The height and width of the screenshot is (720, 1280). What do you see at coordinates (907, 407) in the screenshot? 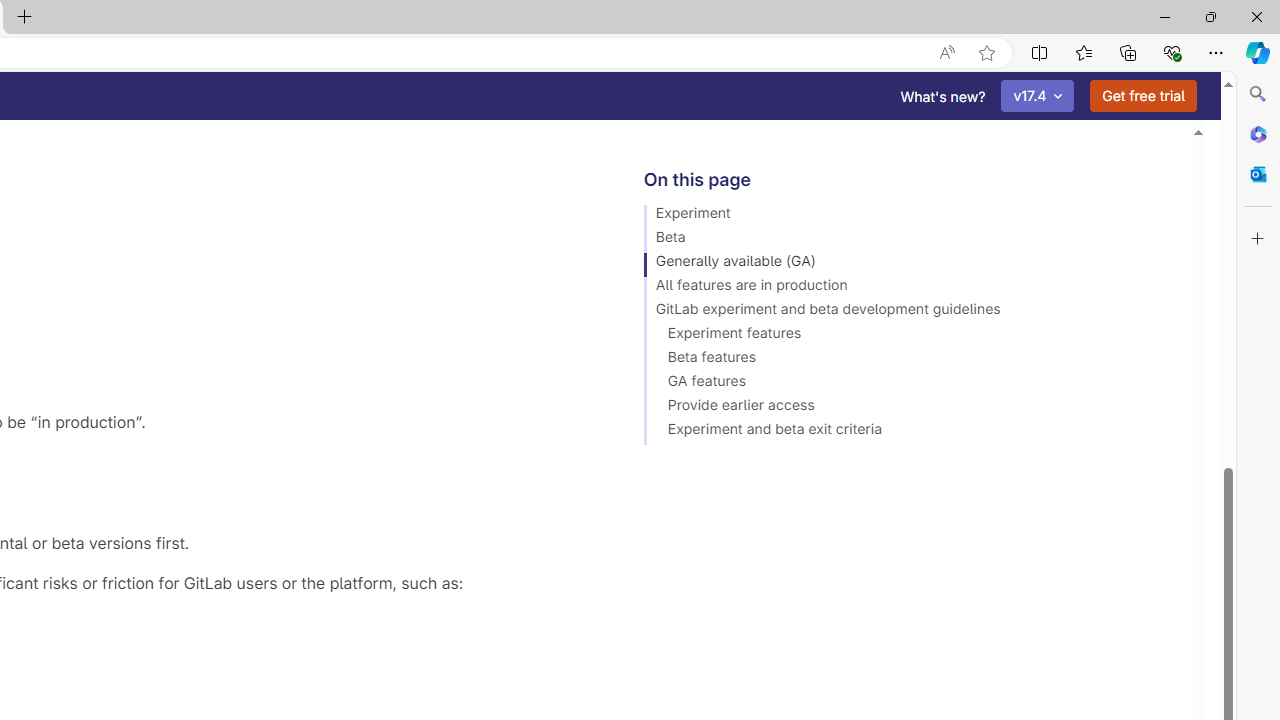
I see `'Provide earlier access'` at bounding box center [907, 407].